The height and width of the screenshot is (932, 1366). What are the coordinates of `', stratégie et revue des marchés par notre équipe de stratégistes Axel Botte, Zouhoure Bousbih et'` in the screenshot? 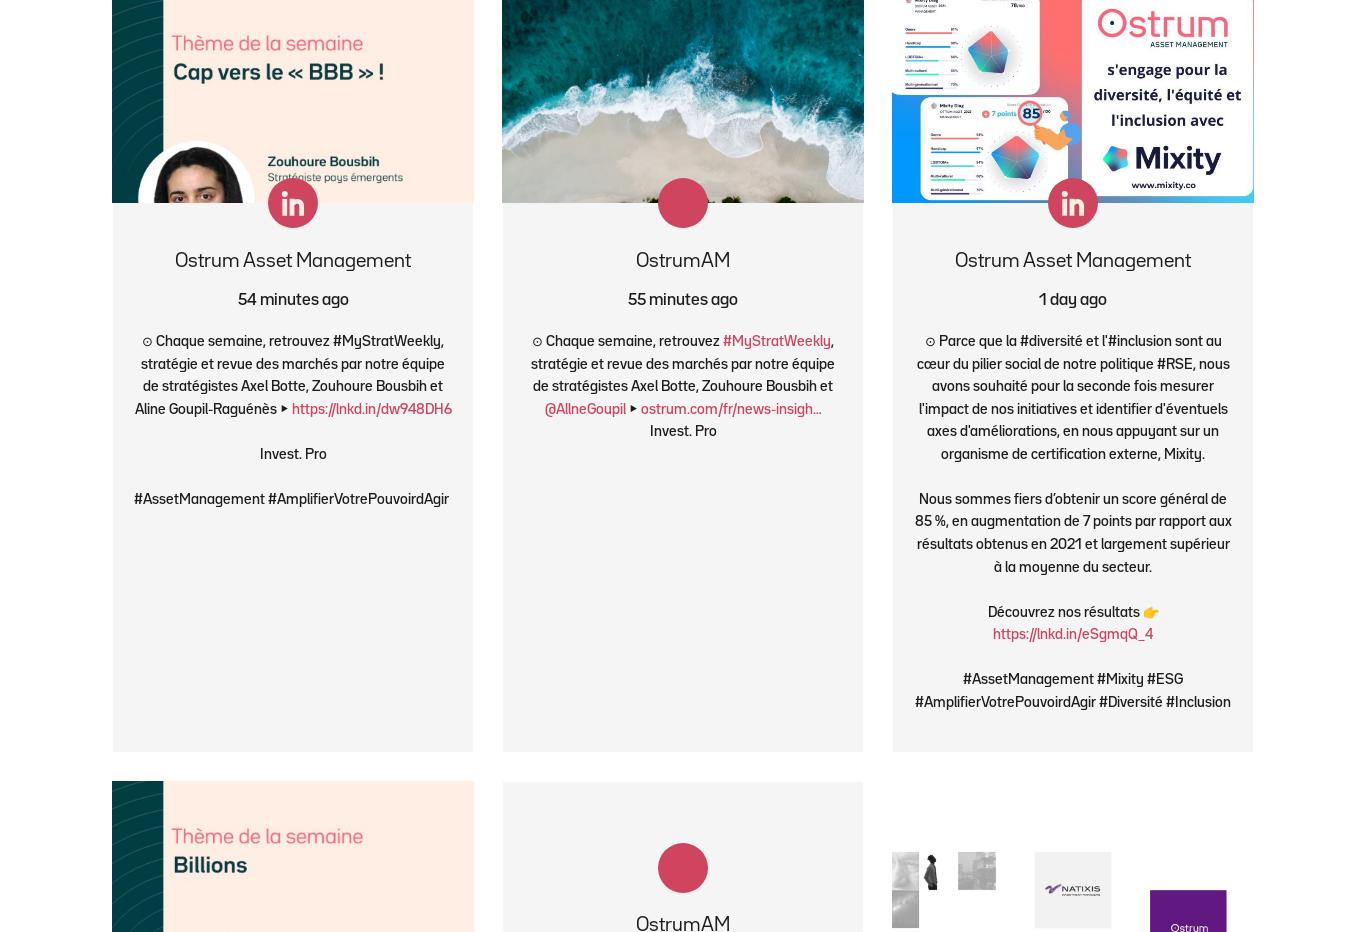 It's located at (683, 363).